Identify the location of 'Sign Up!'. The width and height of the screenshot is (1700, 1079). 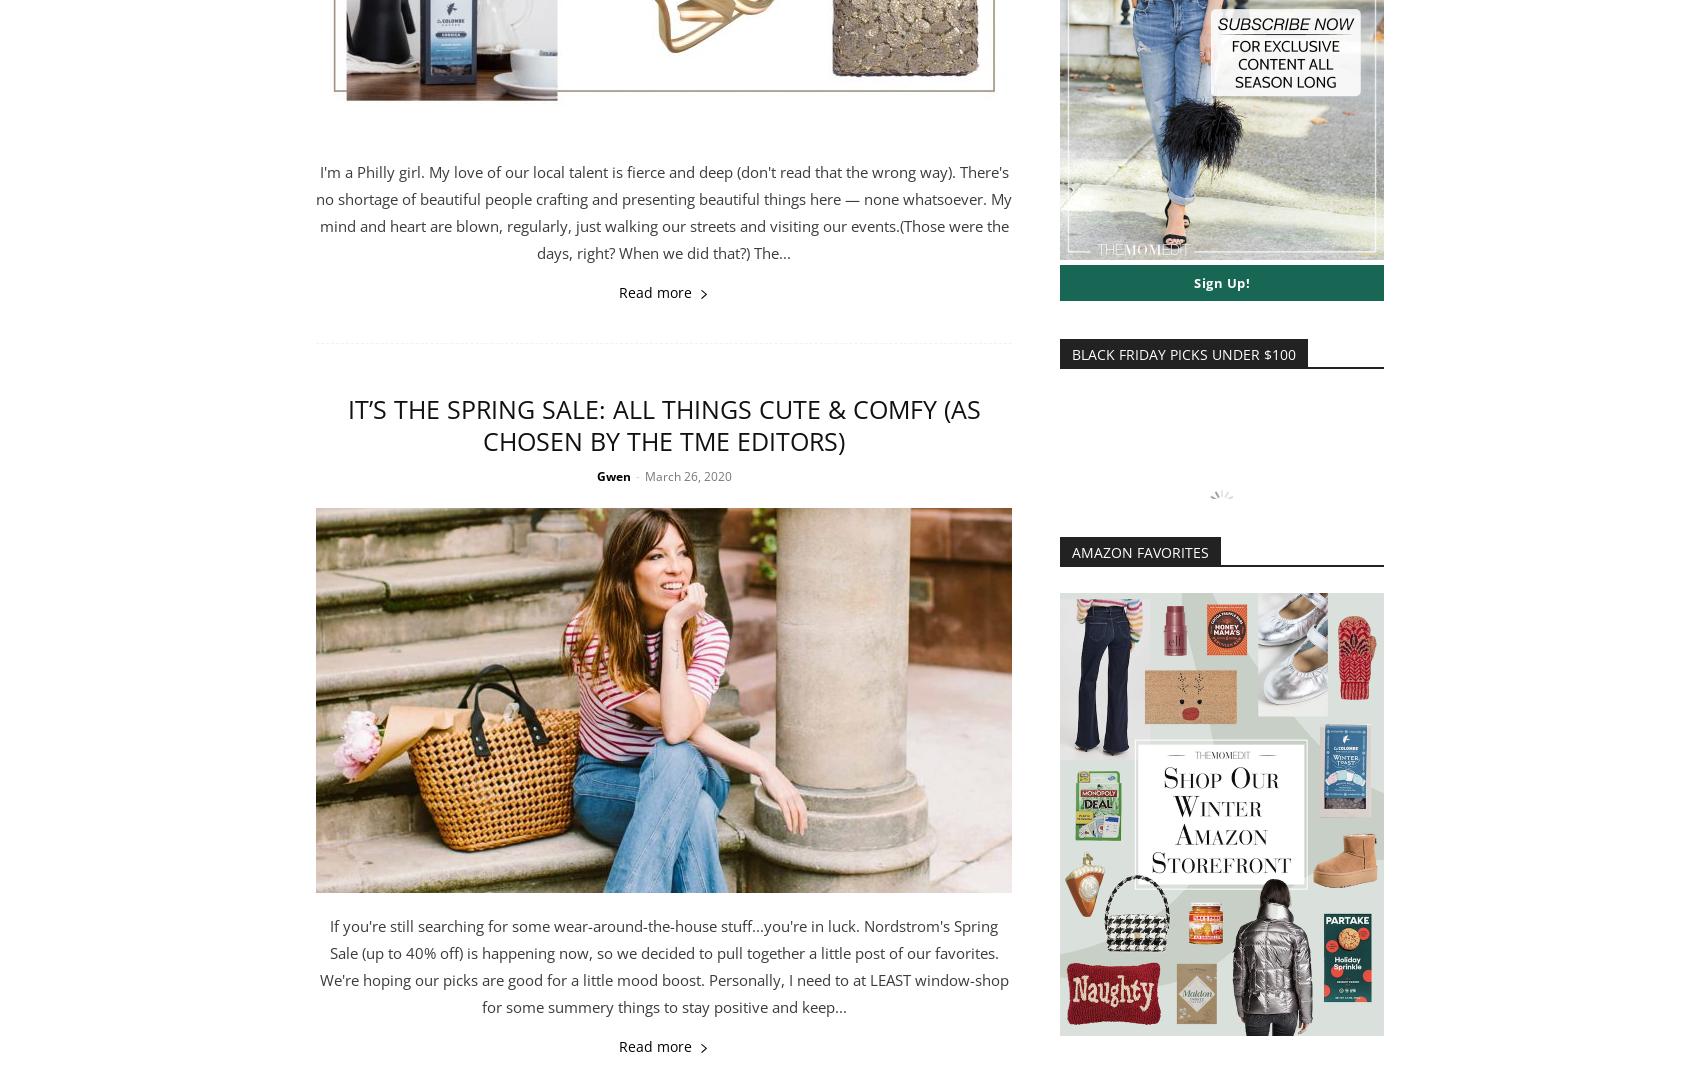
(1220, 283).